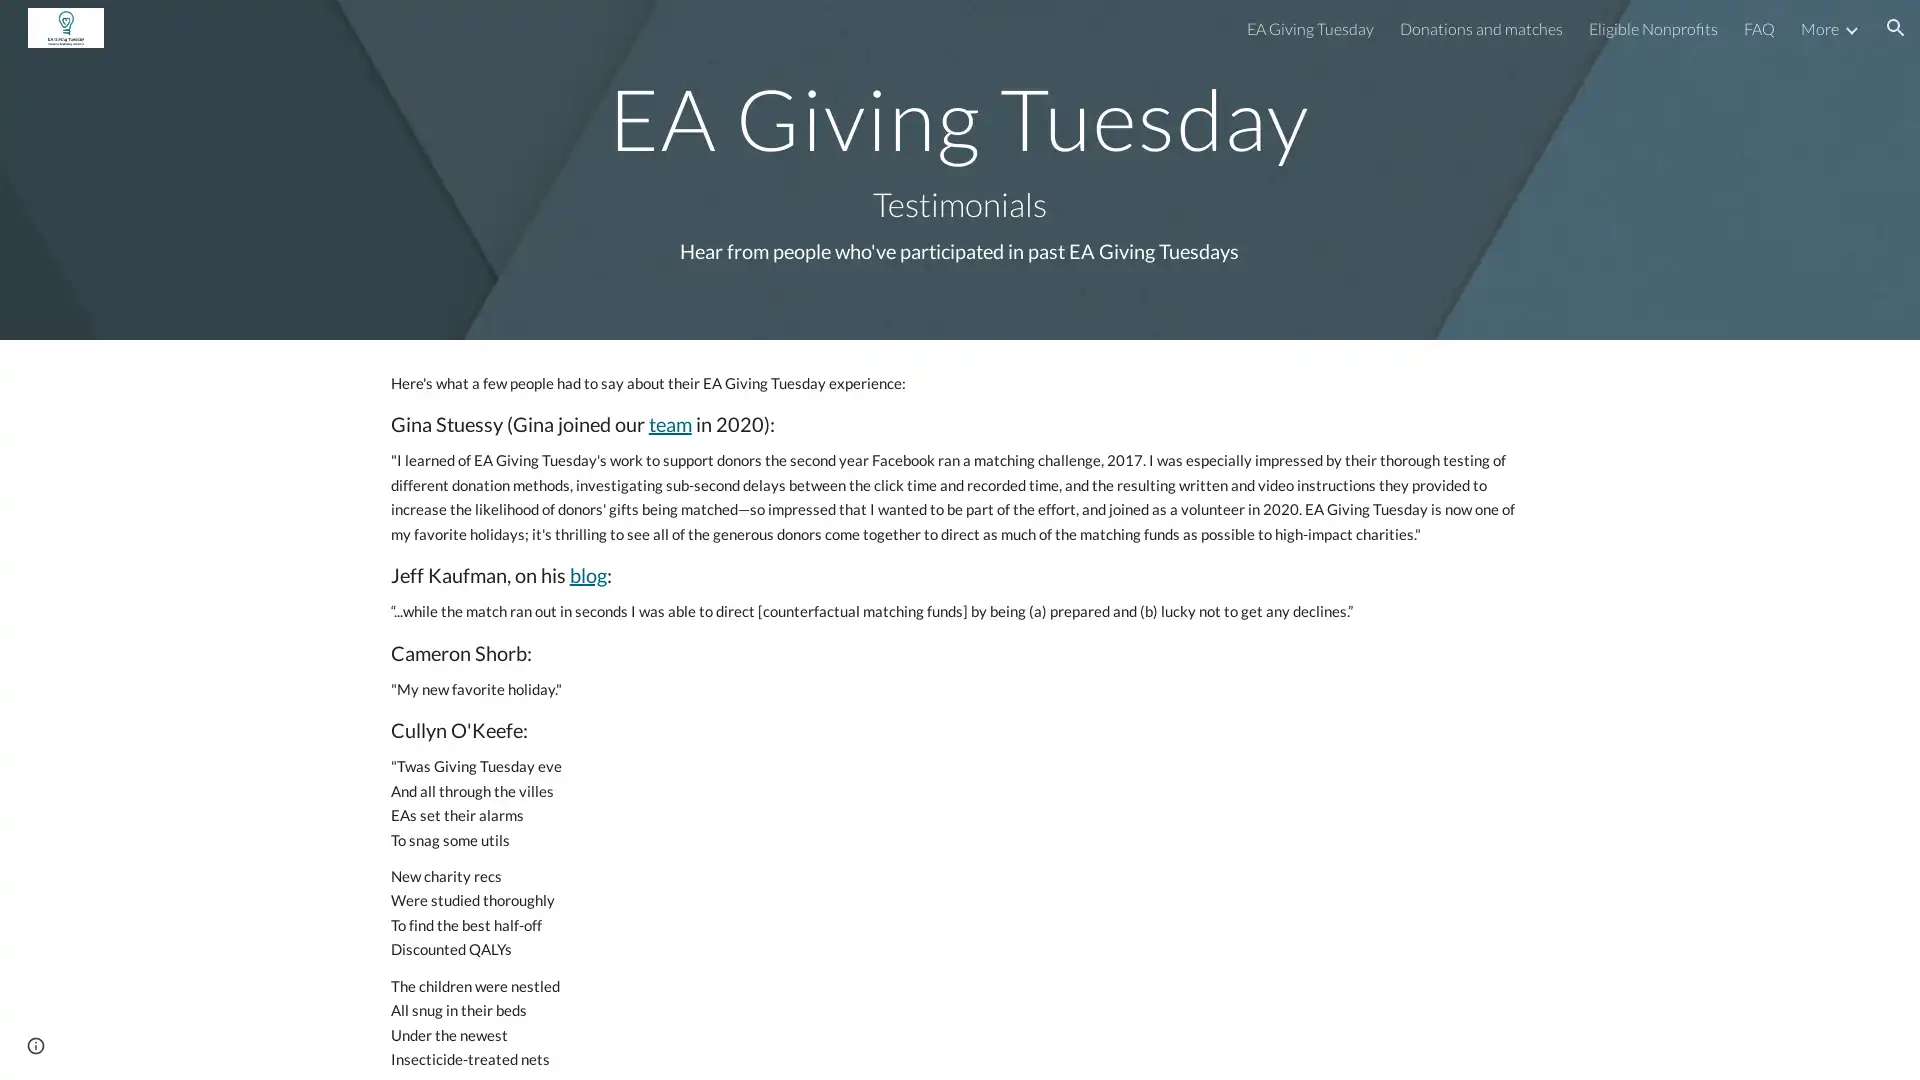 The height and width of the screenshot is (1080, 1920). I want to click on Skip to main content, so click(787, 37).